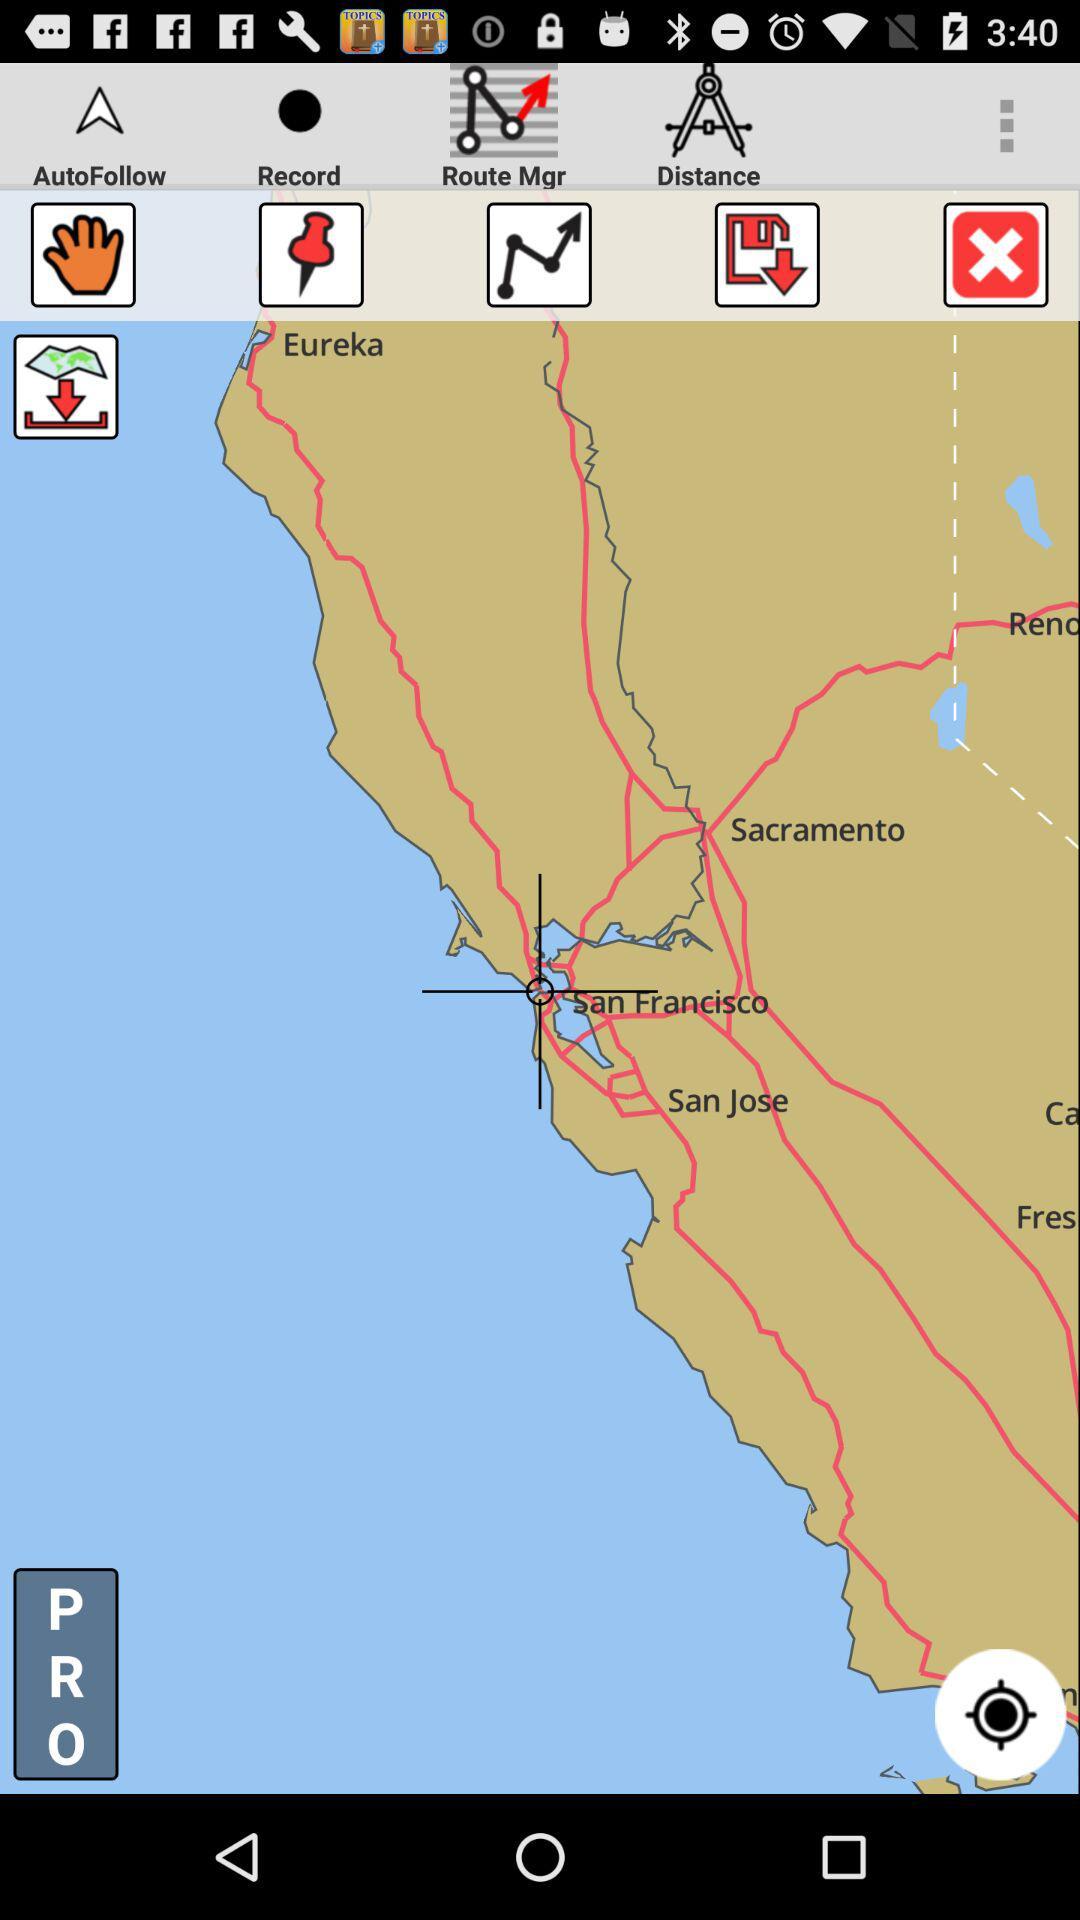  Describe the element at coordinates (766, 253) in the screenshot. I see `to disk` at that location.